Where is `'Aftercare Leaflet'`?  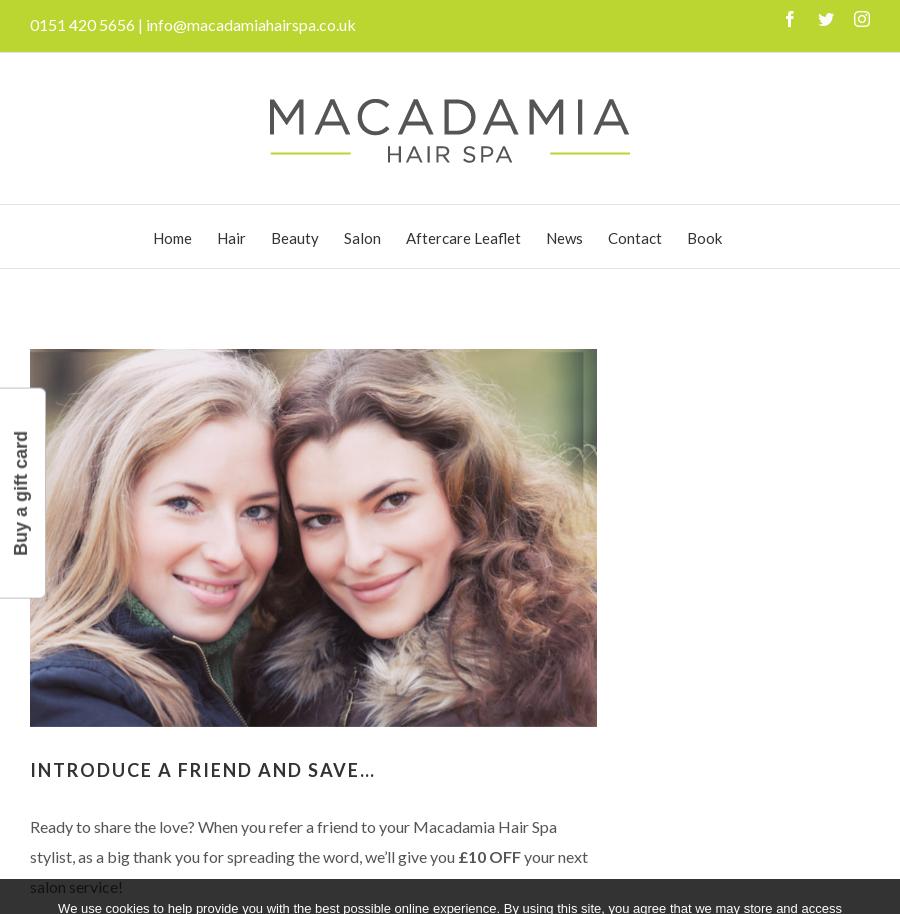
'Aftercare Leaflet' is located at coordinates (405, 236).